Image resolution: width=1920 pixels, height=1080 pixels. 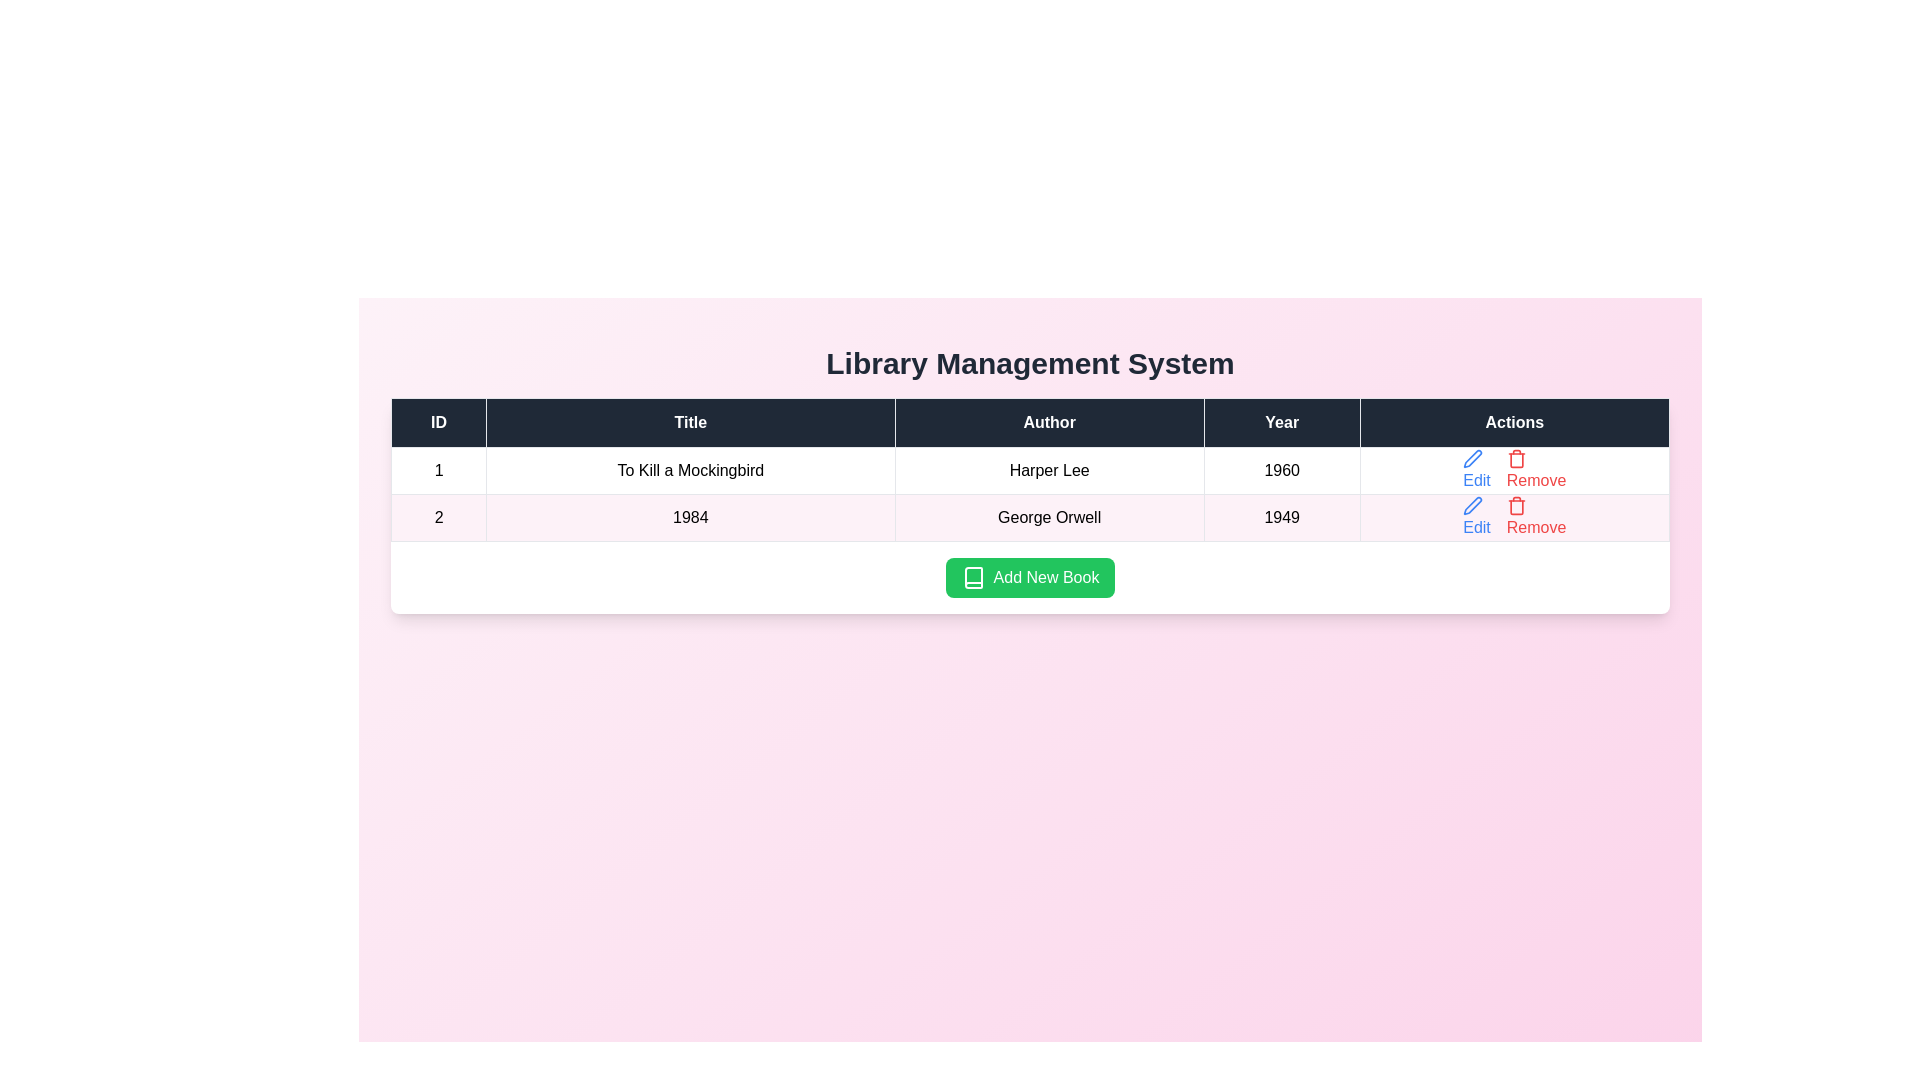 What do you see at coordinates (1282, 422) in the screenshot?
I see `the 'Year' header label in the table, which is the fourth item in a sequence of headers including 'ID', 'Title', 'Author', and 'Actions'` at bounding box center [1282, 422].